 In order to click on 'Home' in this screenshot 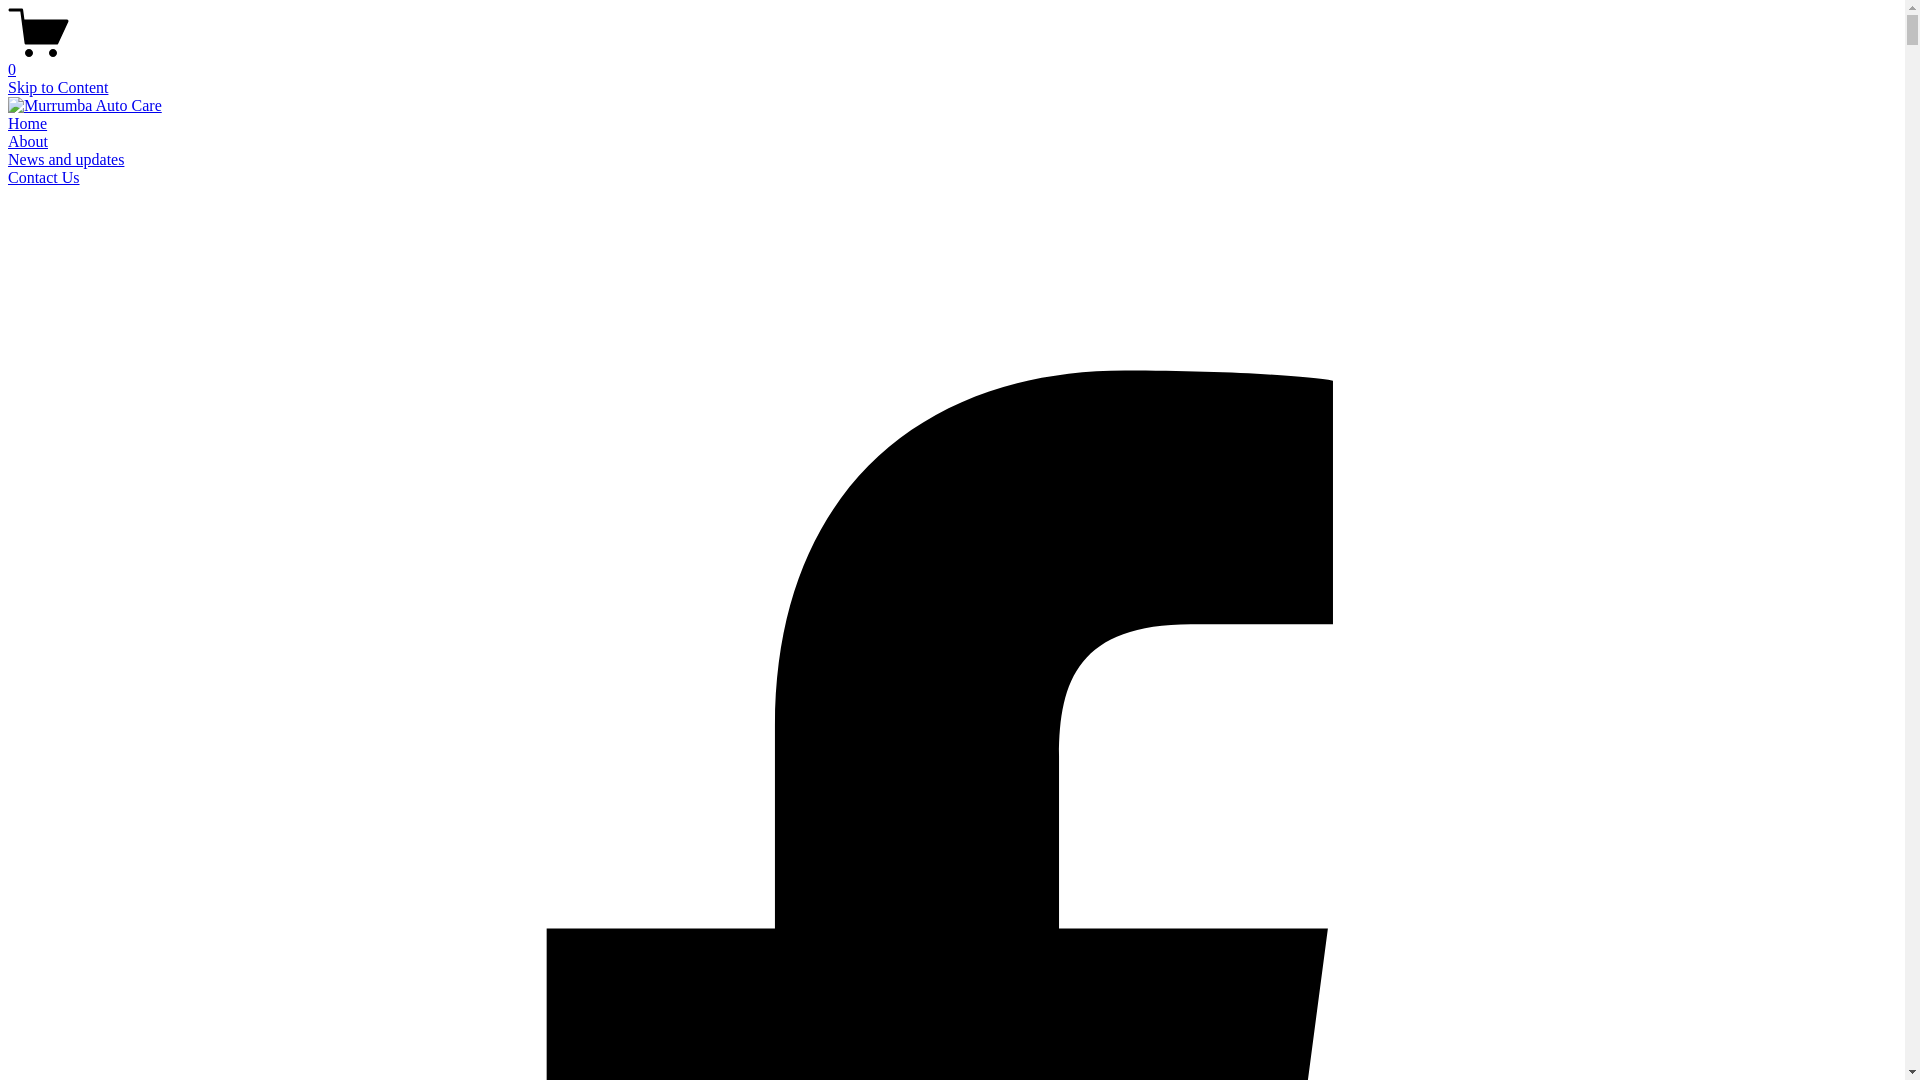, I will do `click(8, 123)`.